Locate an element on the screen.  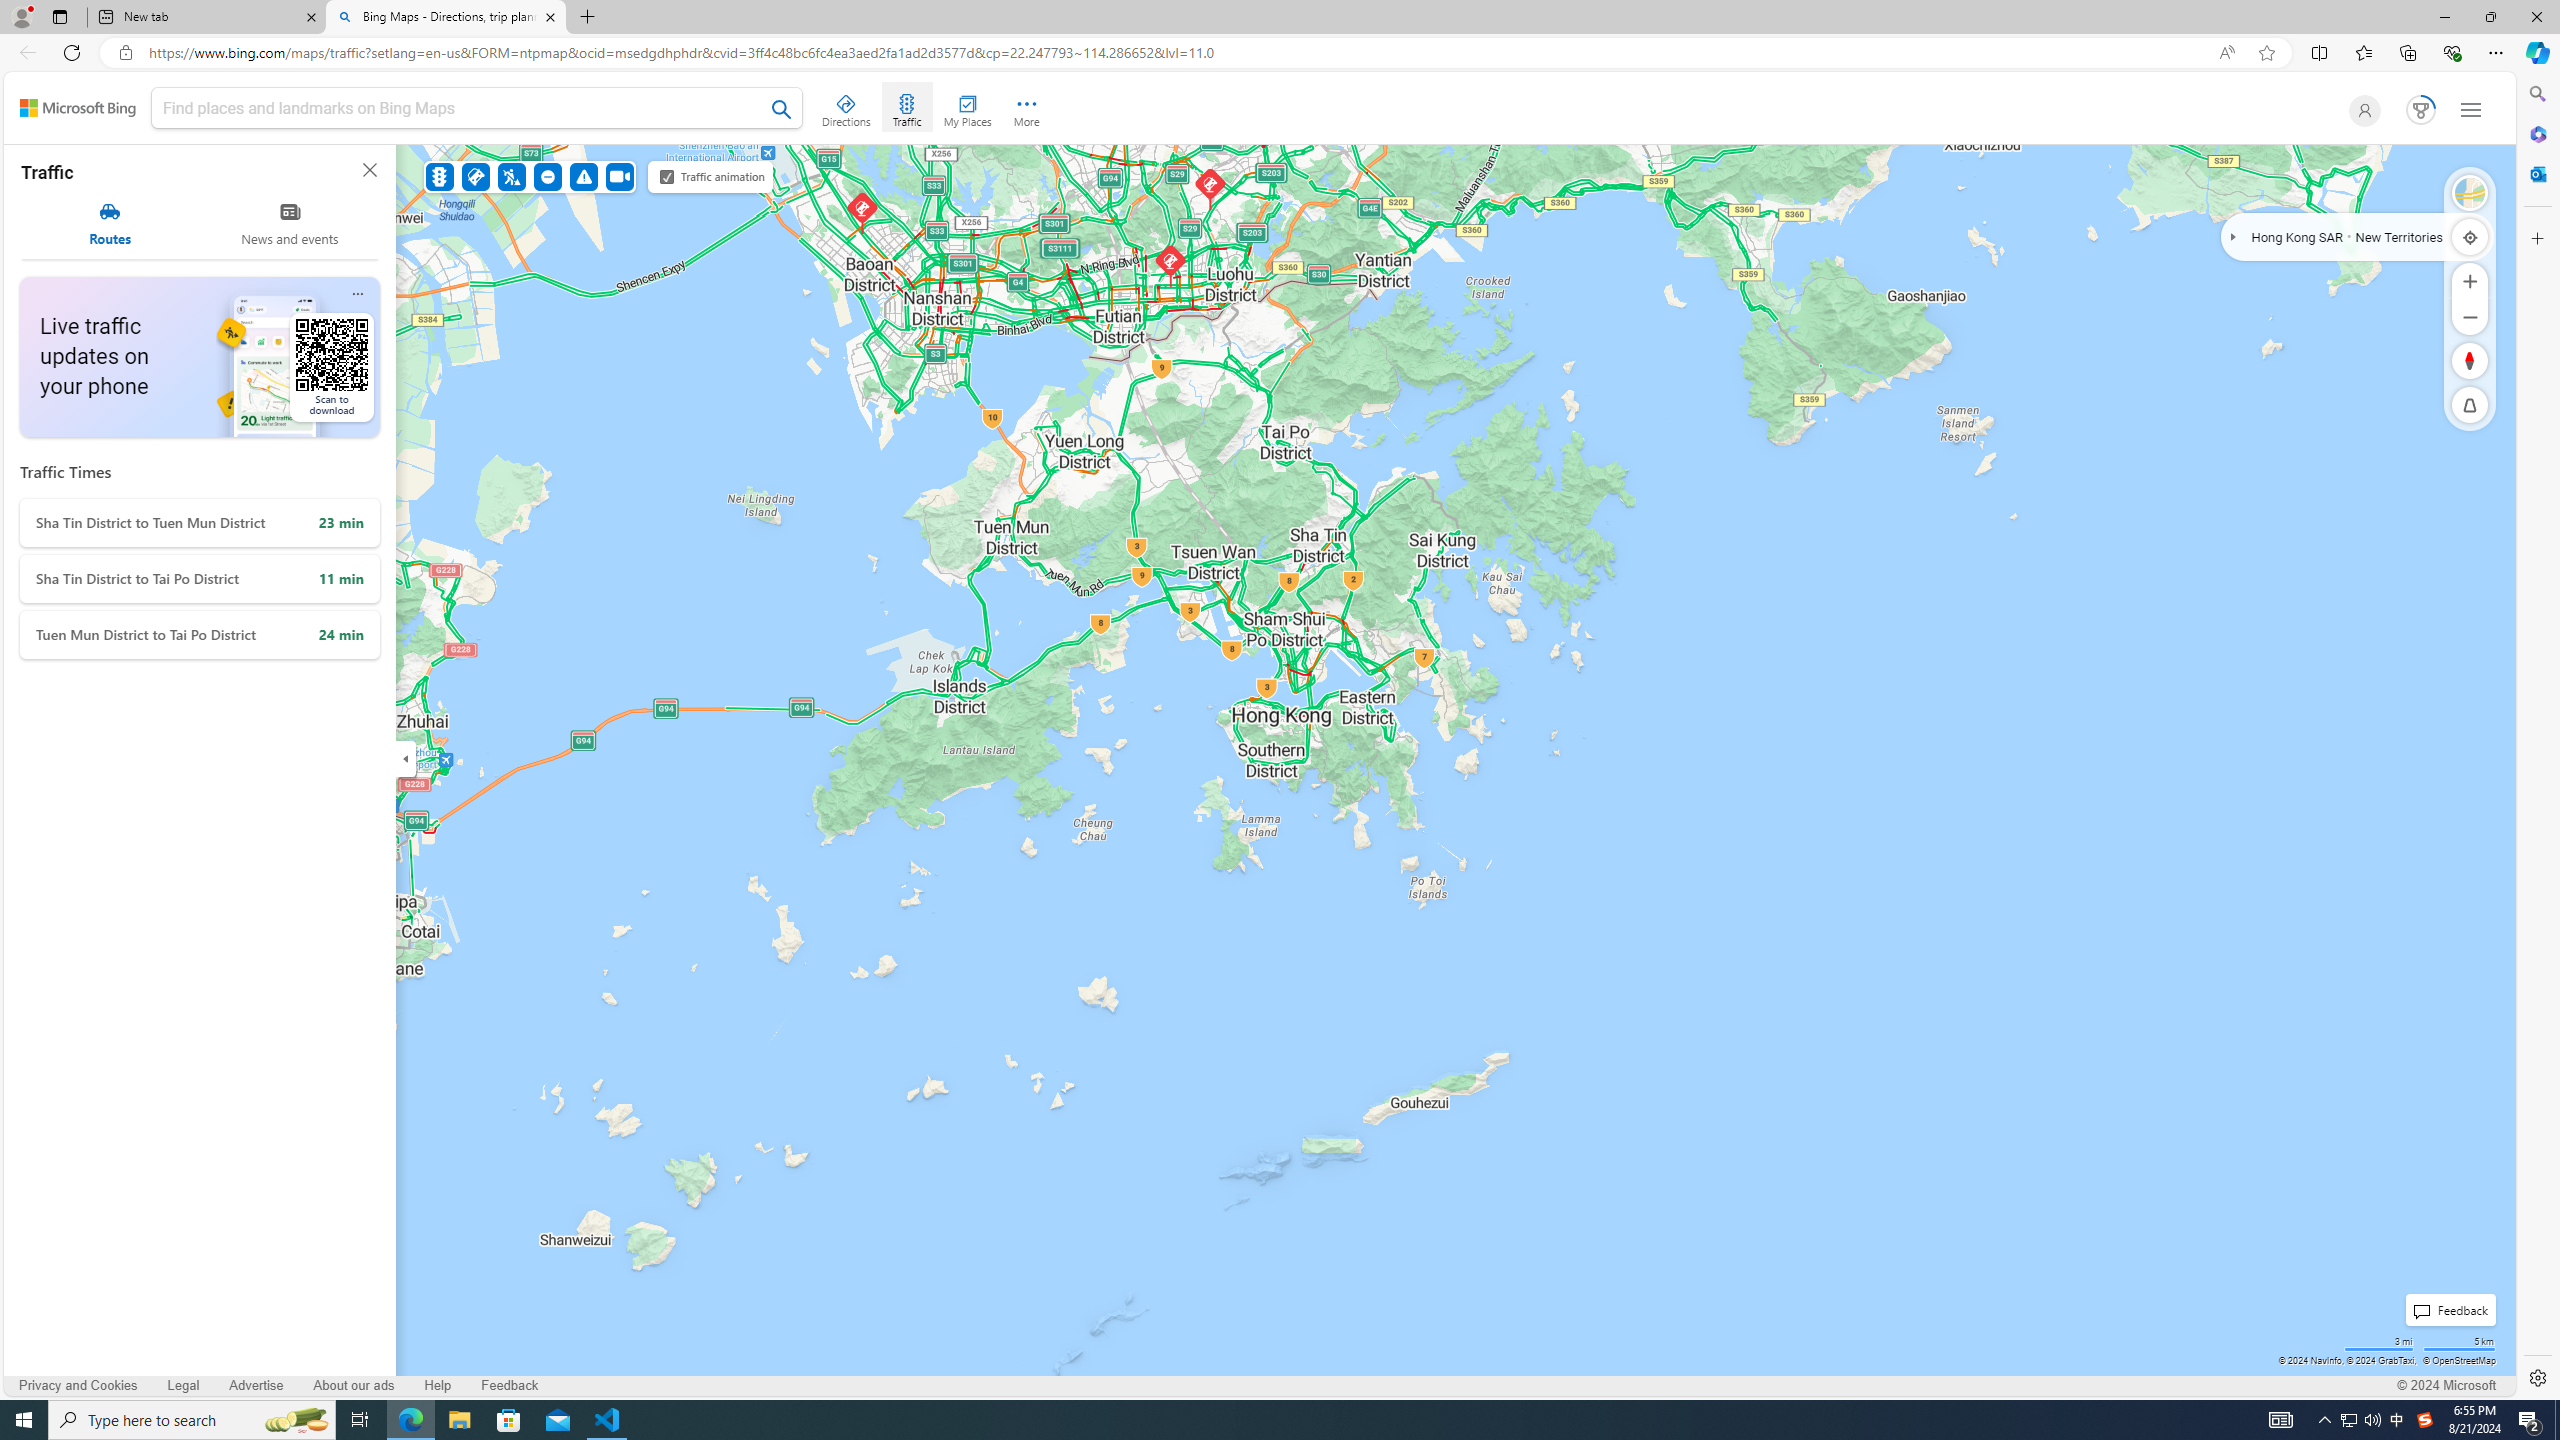
'About our ads' is located at coordinates (352, 1386).